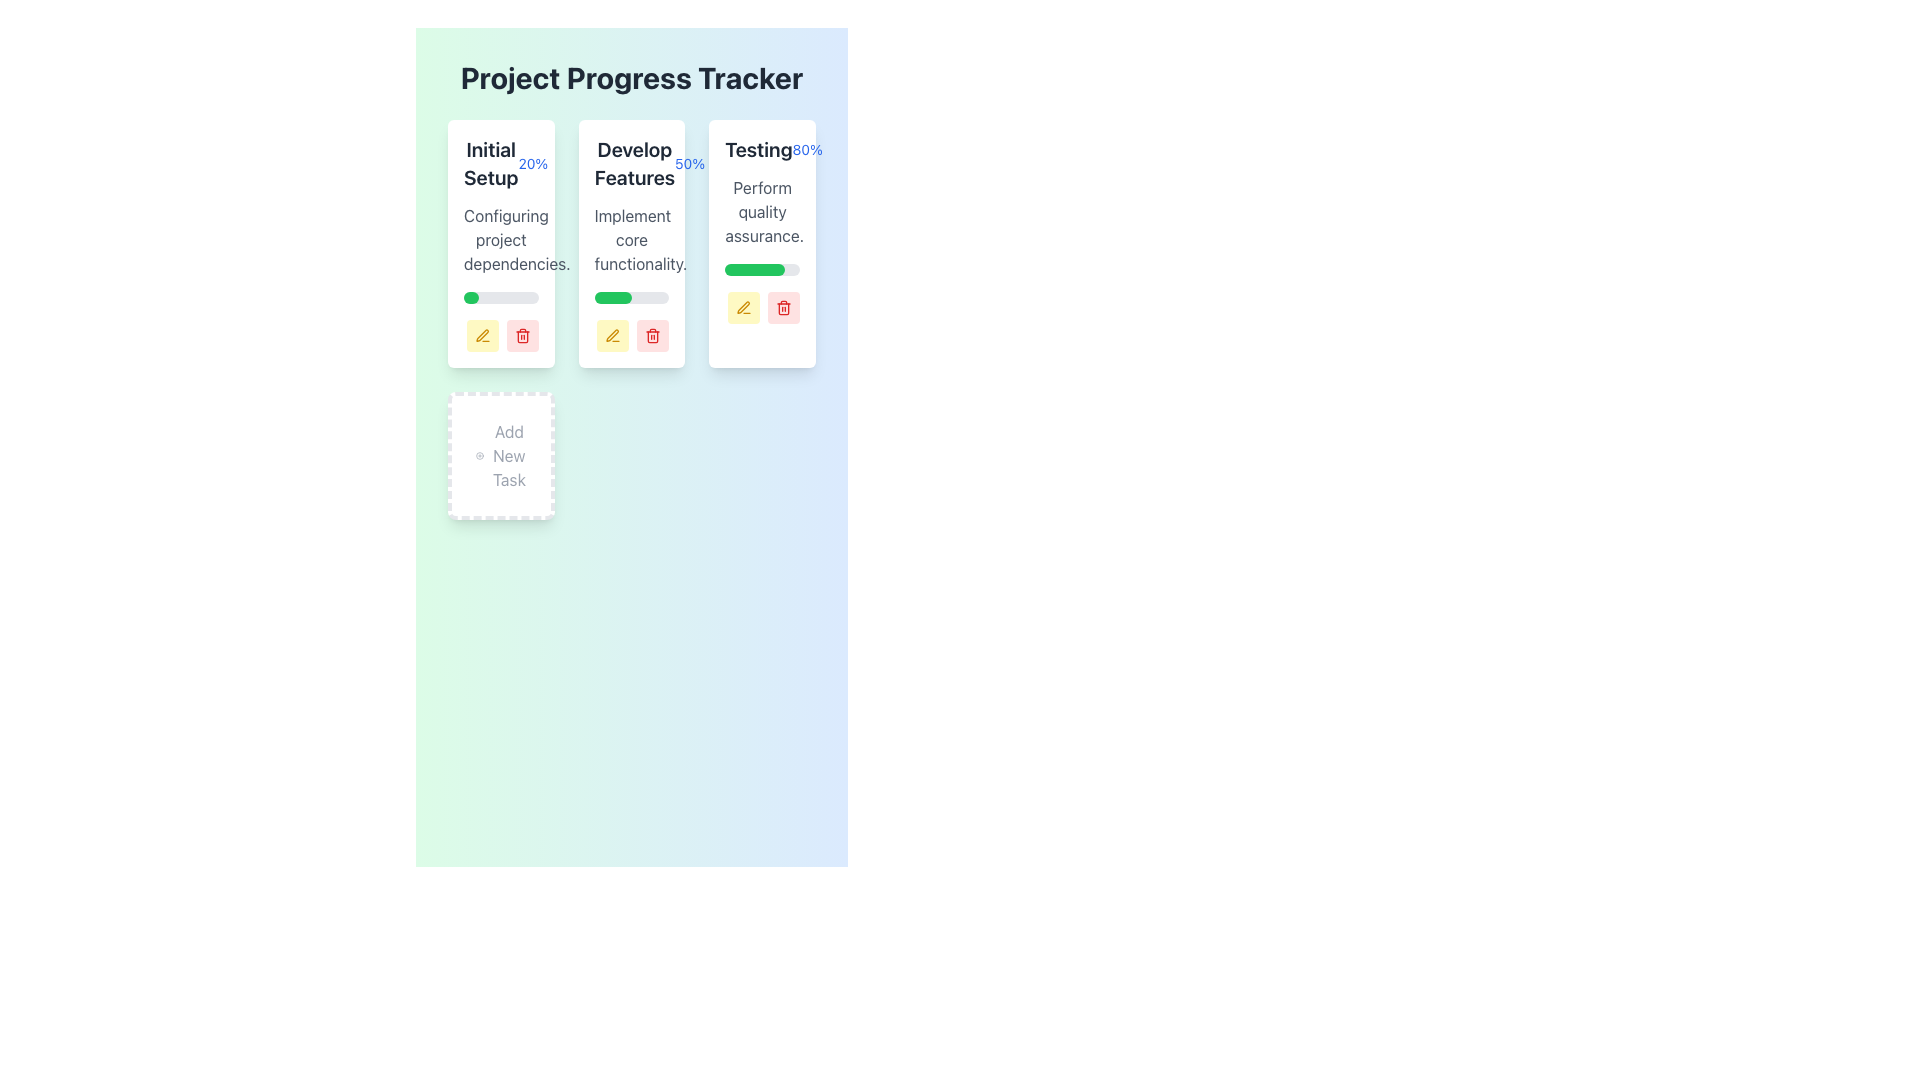 This screenshot has height=1080, width=1920. What do you see at coordinates (761, 212) in the screenshot?
I see `the descriptive label text in the 'Testing' card, positioned centrally below the header 'Testing' and percentage '80%.'` at bounding box center [761, 212].